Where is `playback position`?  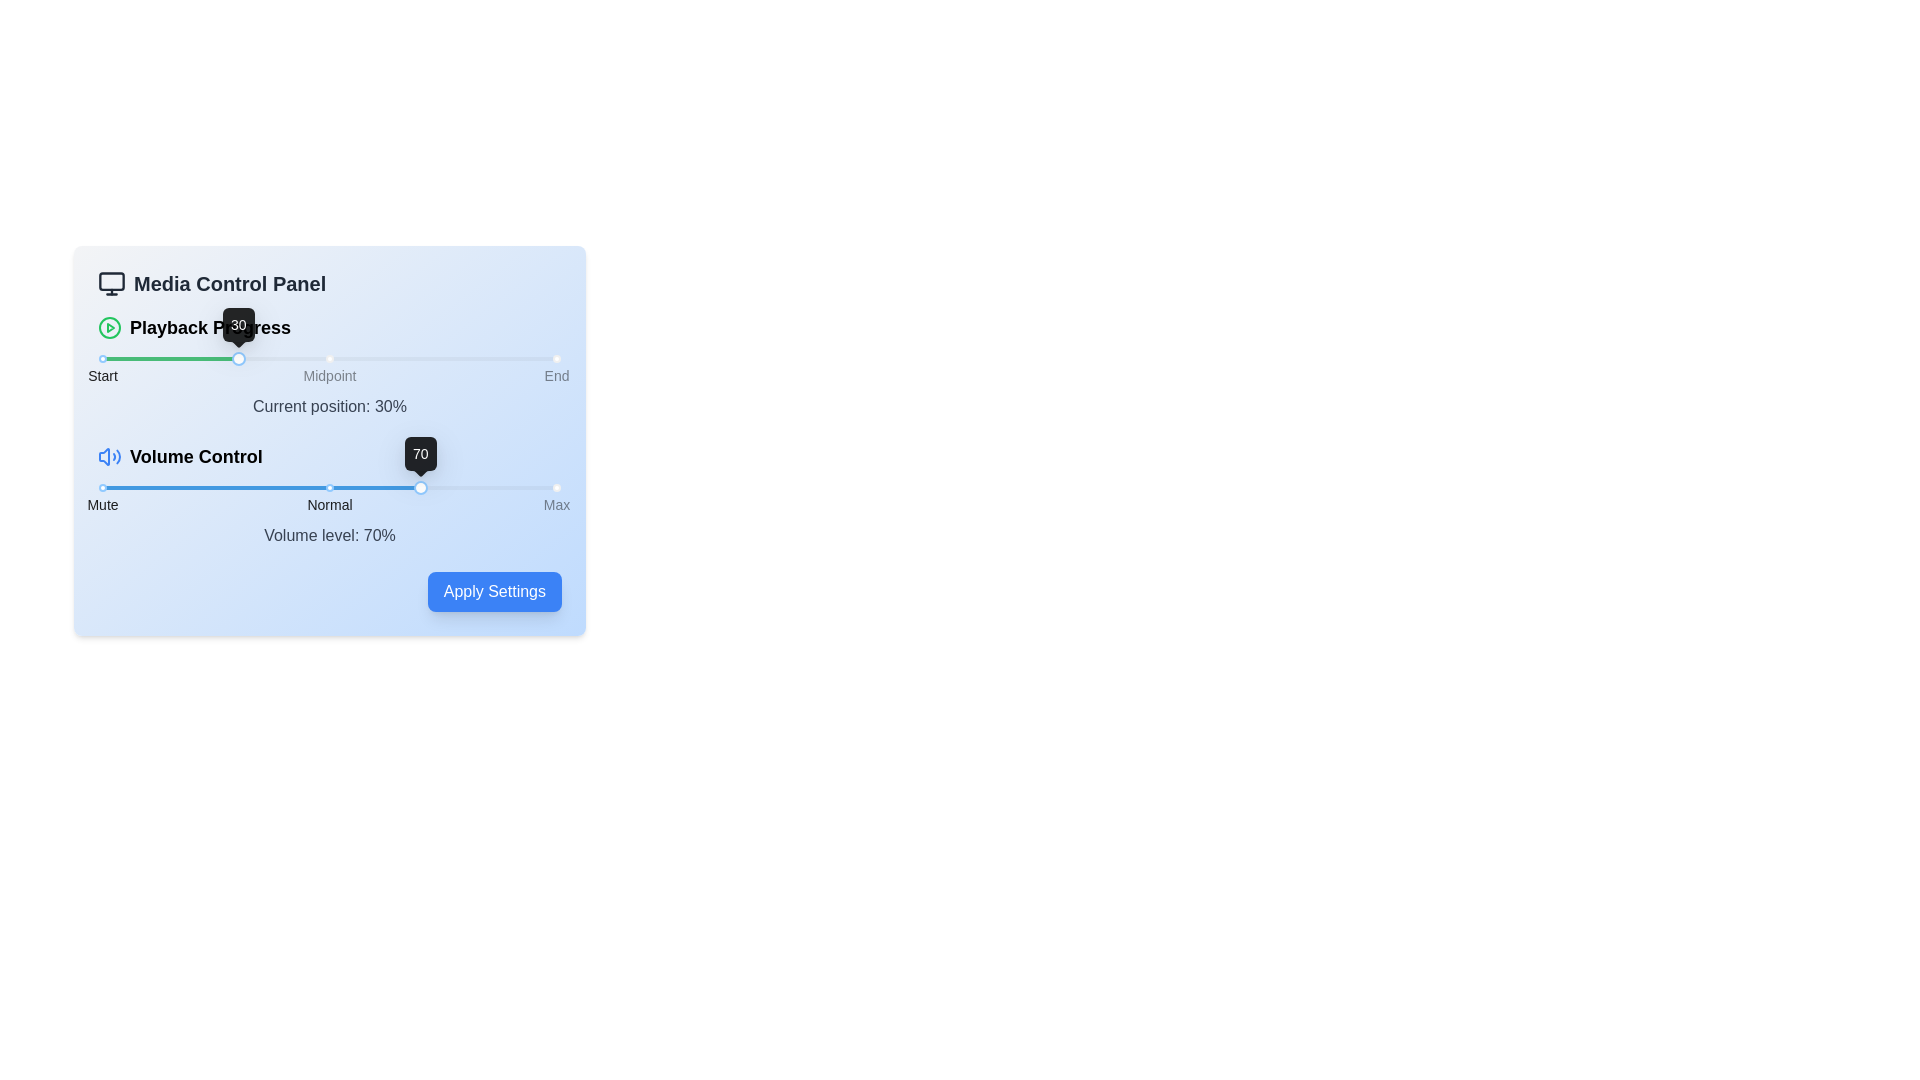
playback position is located at coordinates (406, 357).